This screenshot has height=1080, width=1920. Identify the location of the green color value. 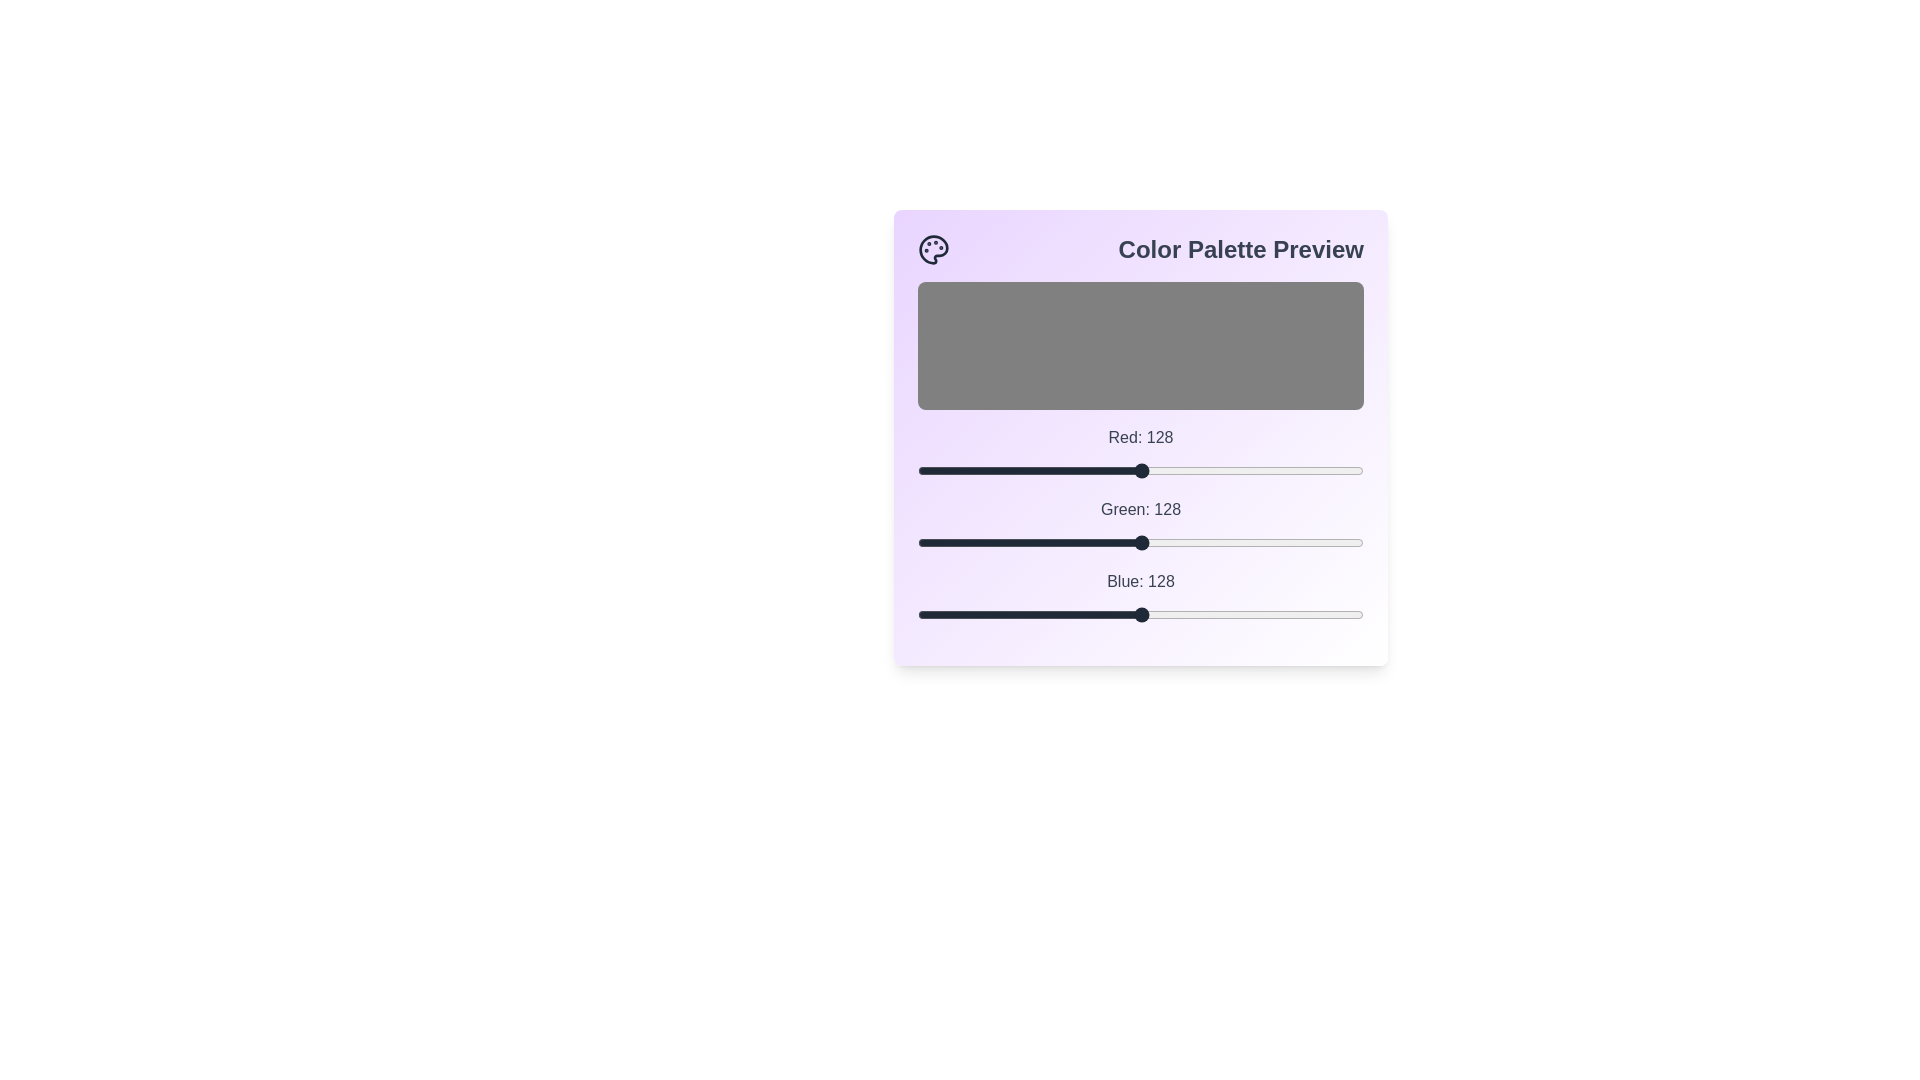
(1196, 543).